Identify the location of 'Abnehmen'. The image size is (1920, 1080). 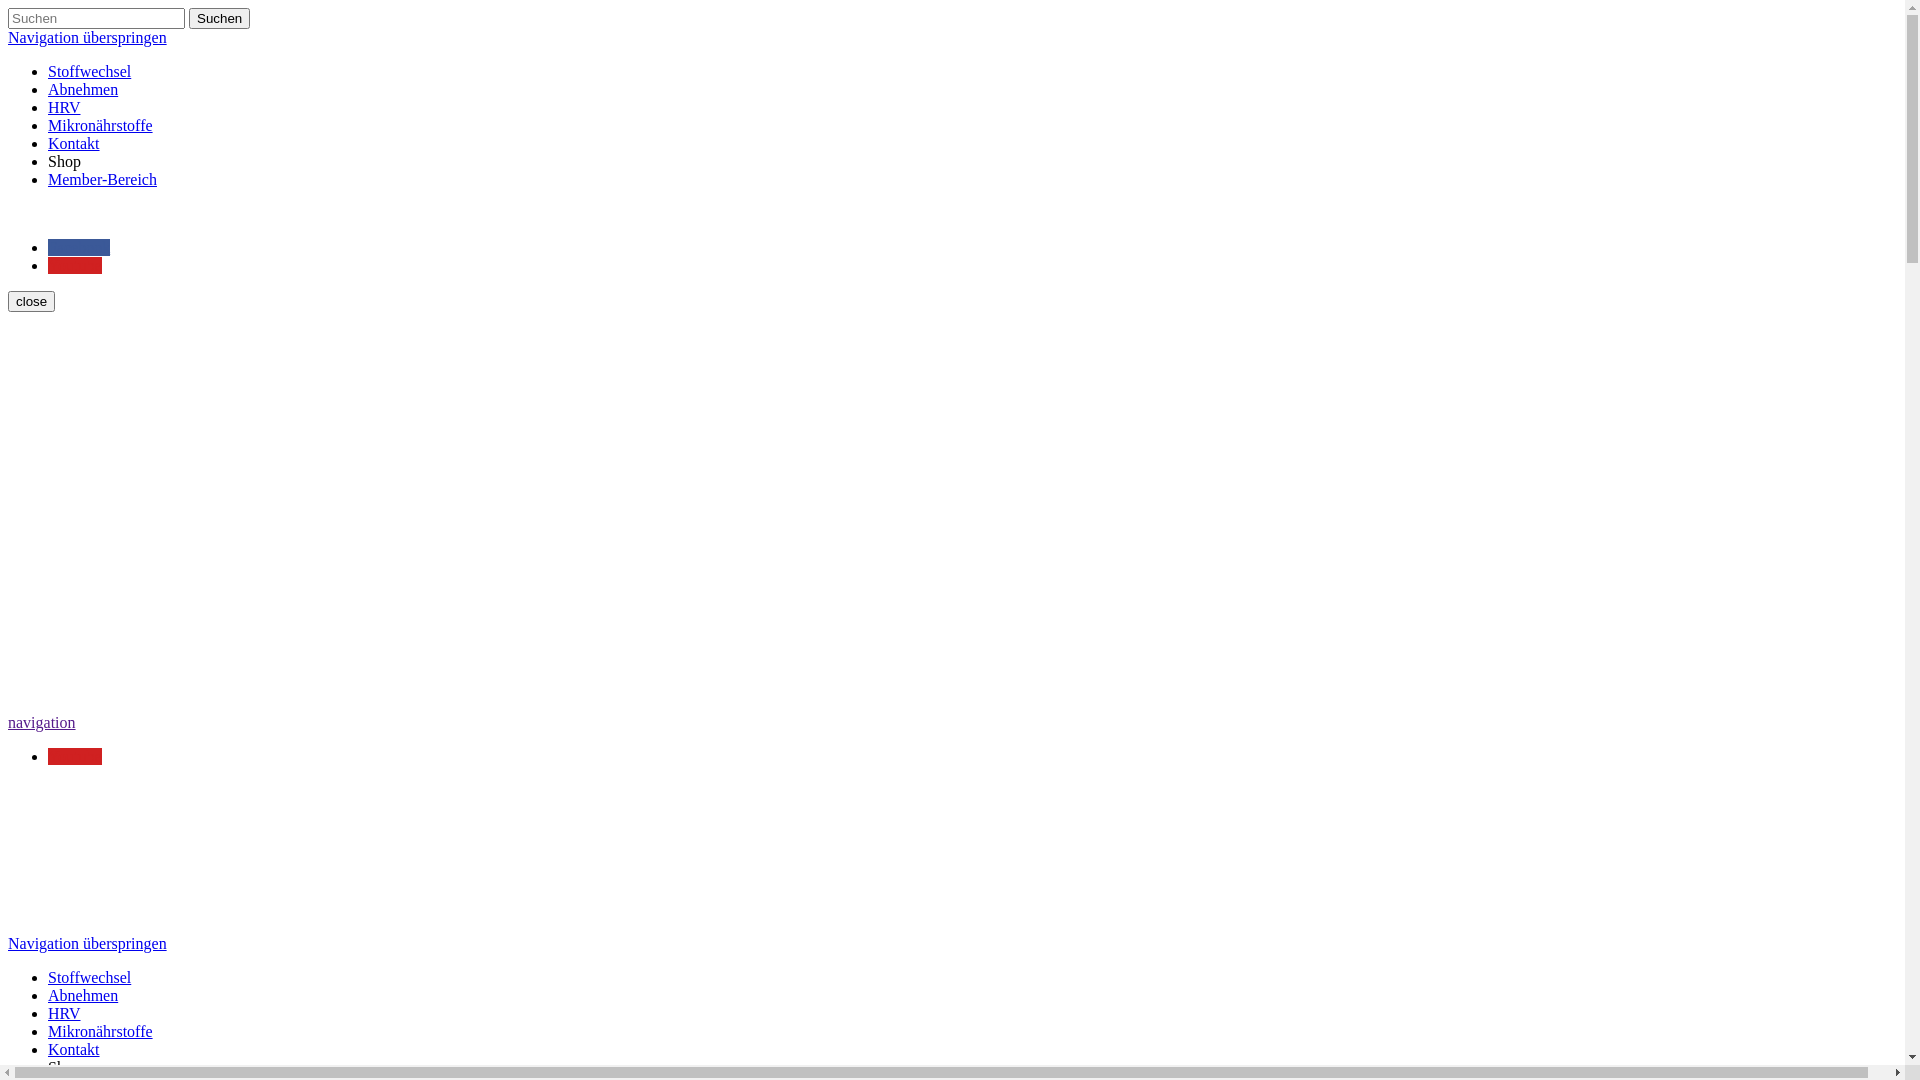
(81, 995).